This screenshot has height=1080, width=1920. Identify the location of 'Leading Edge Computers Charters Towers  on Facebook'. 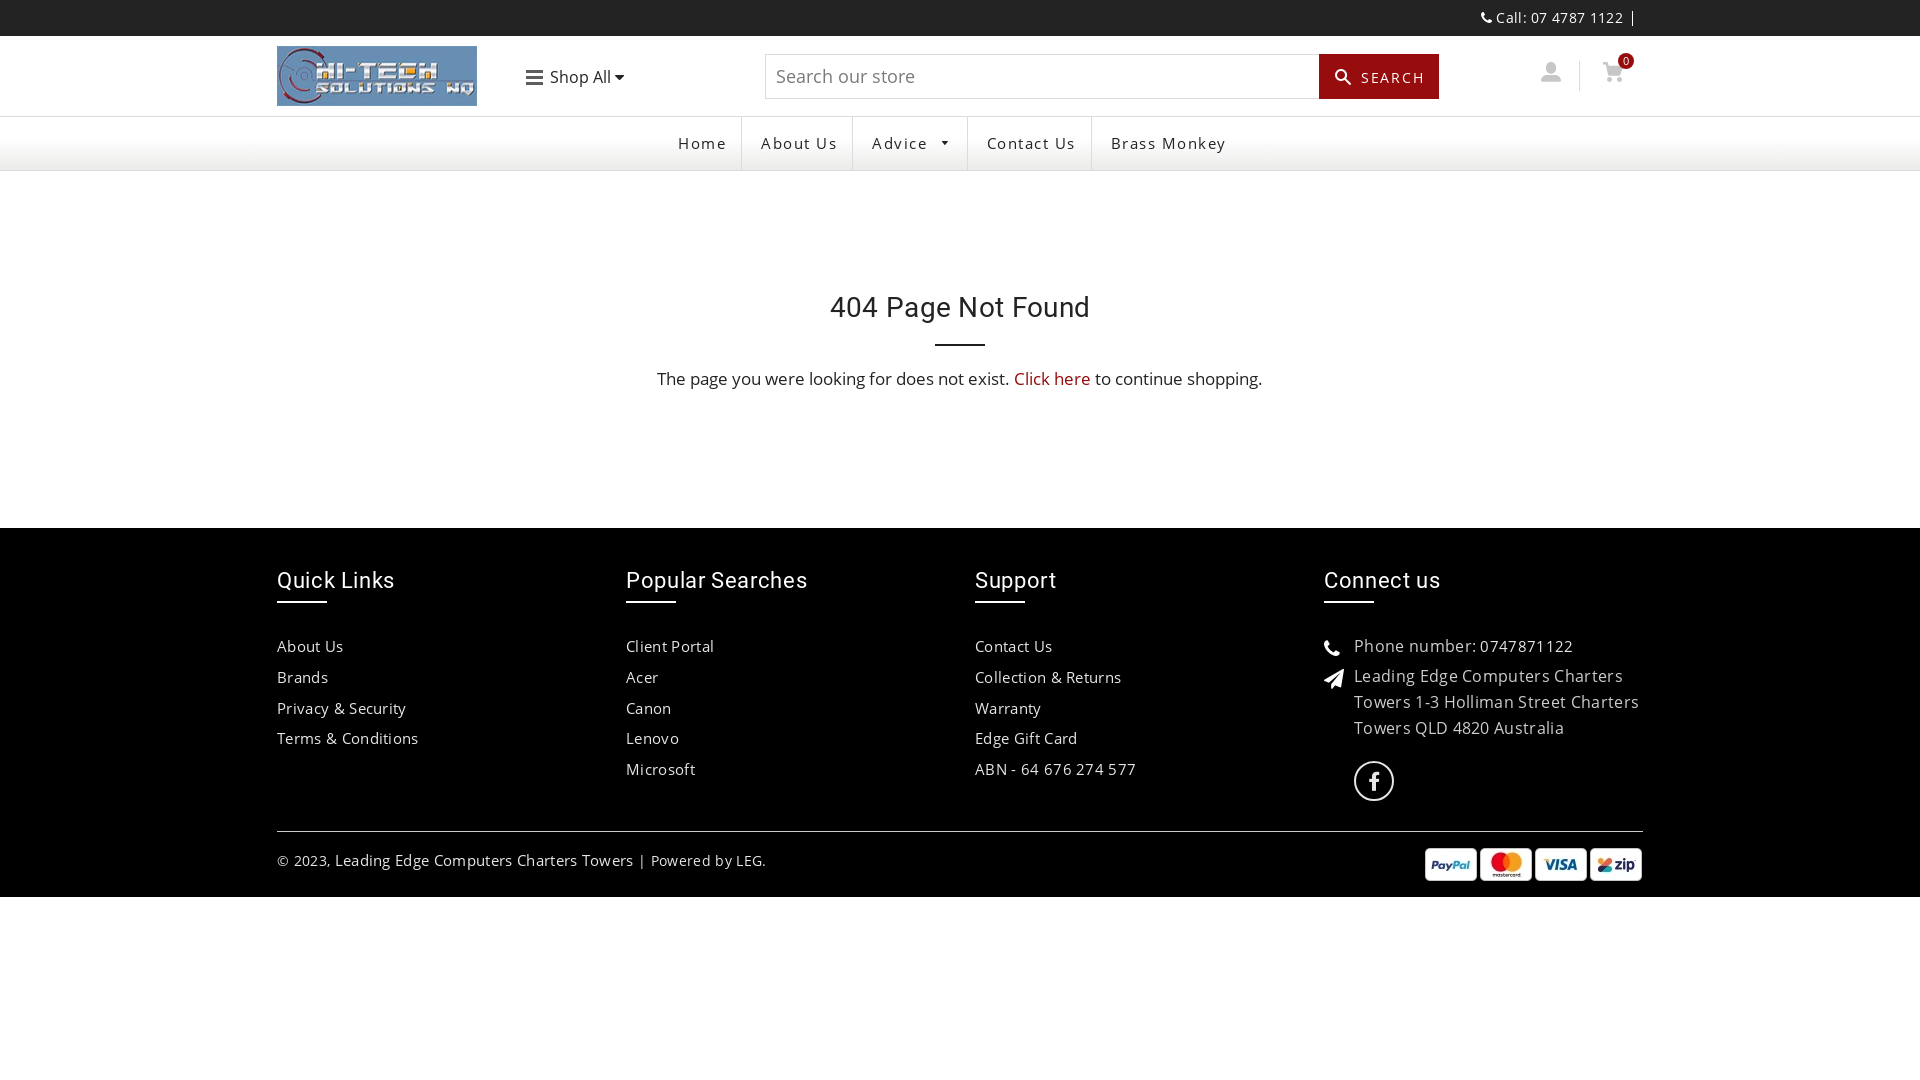
(1372, 780).